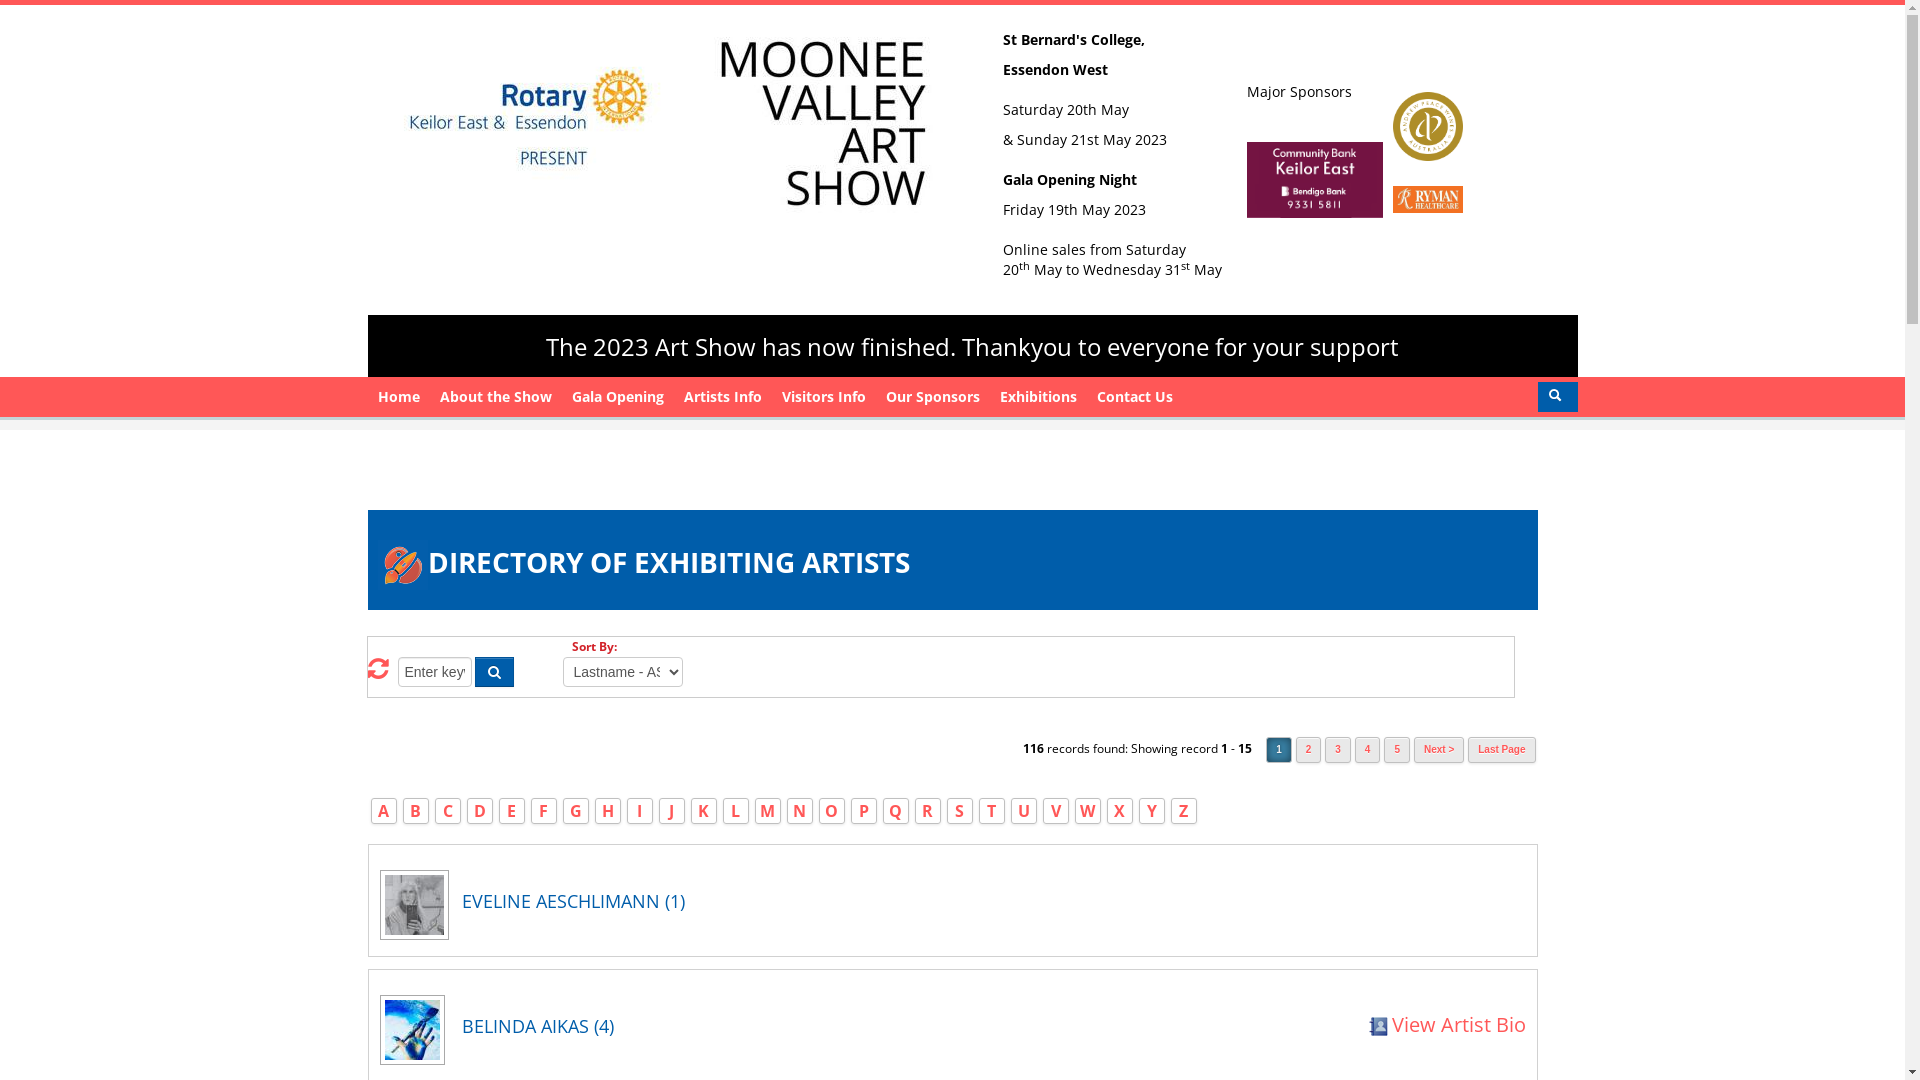 Image resolution: width=1920 pixels, height=1080 pixels. Describe the element at coordinates (378, 810) in the screenshot. I see `'A'` at that location.